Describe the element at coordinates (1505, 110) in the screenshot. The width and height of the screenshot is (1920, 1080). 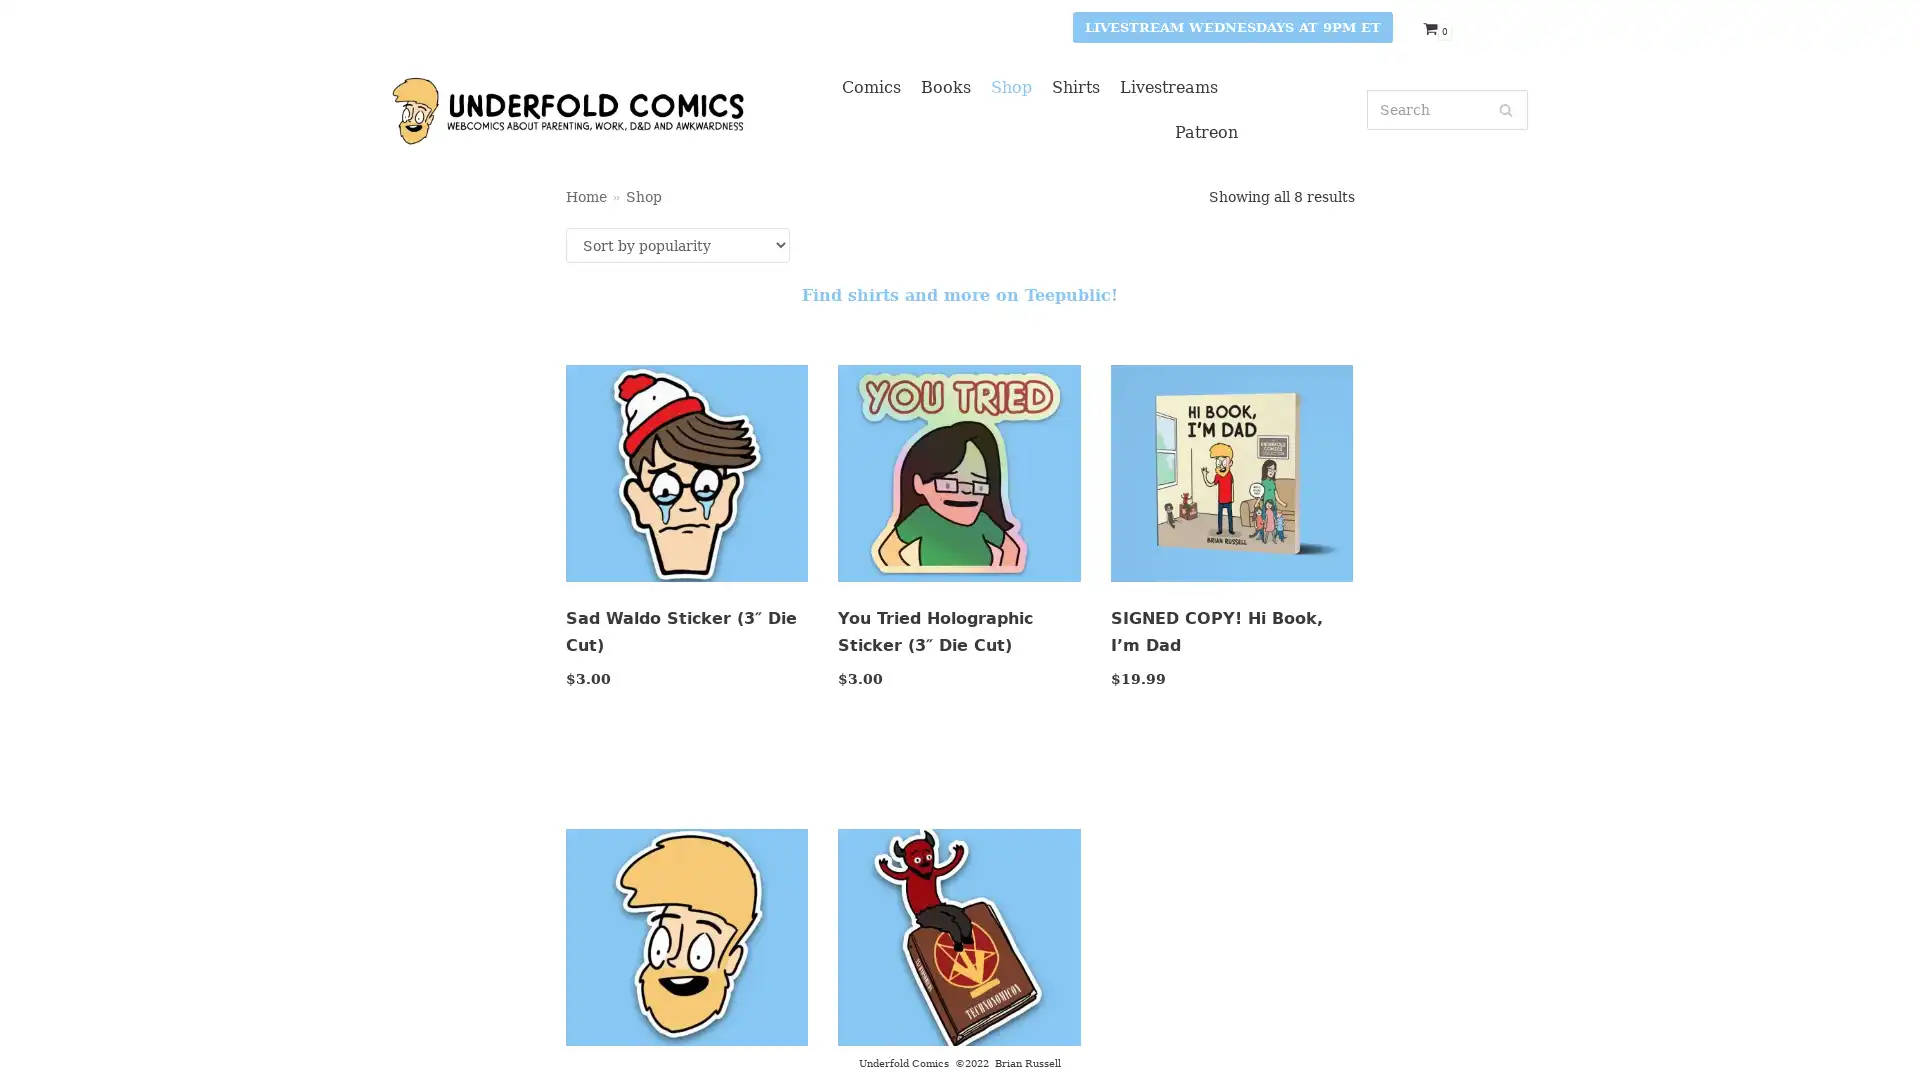
I see `Search` at that location.